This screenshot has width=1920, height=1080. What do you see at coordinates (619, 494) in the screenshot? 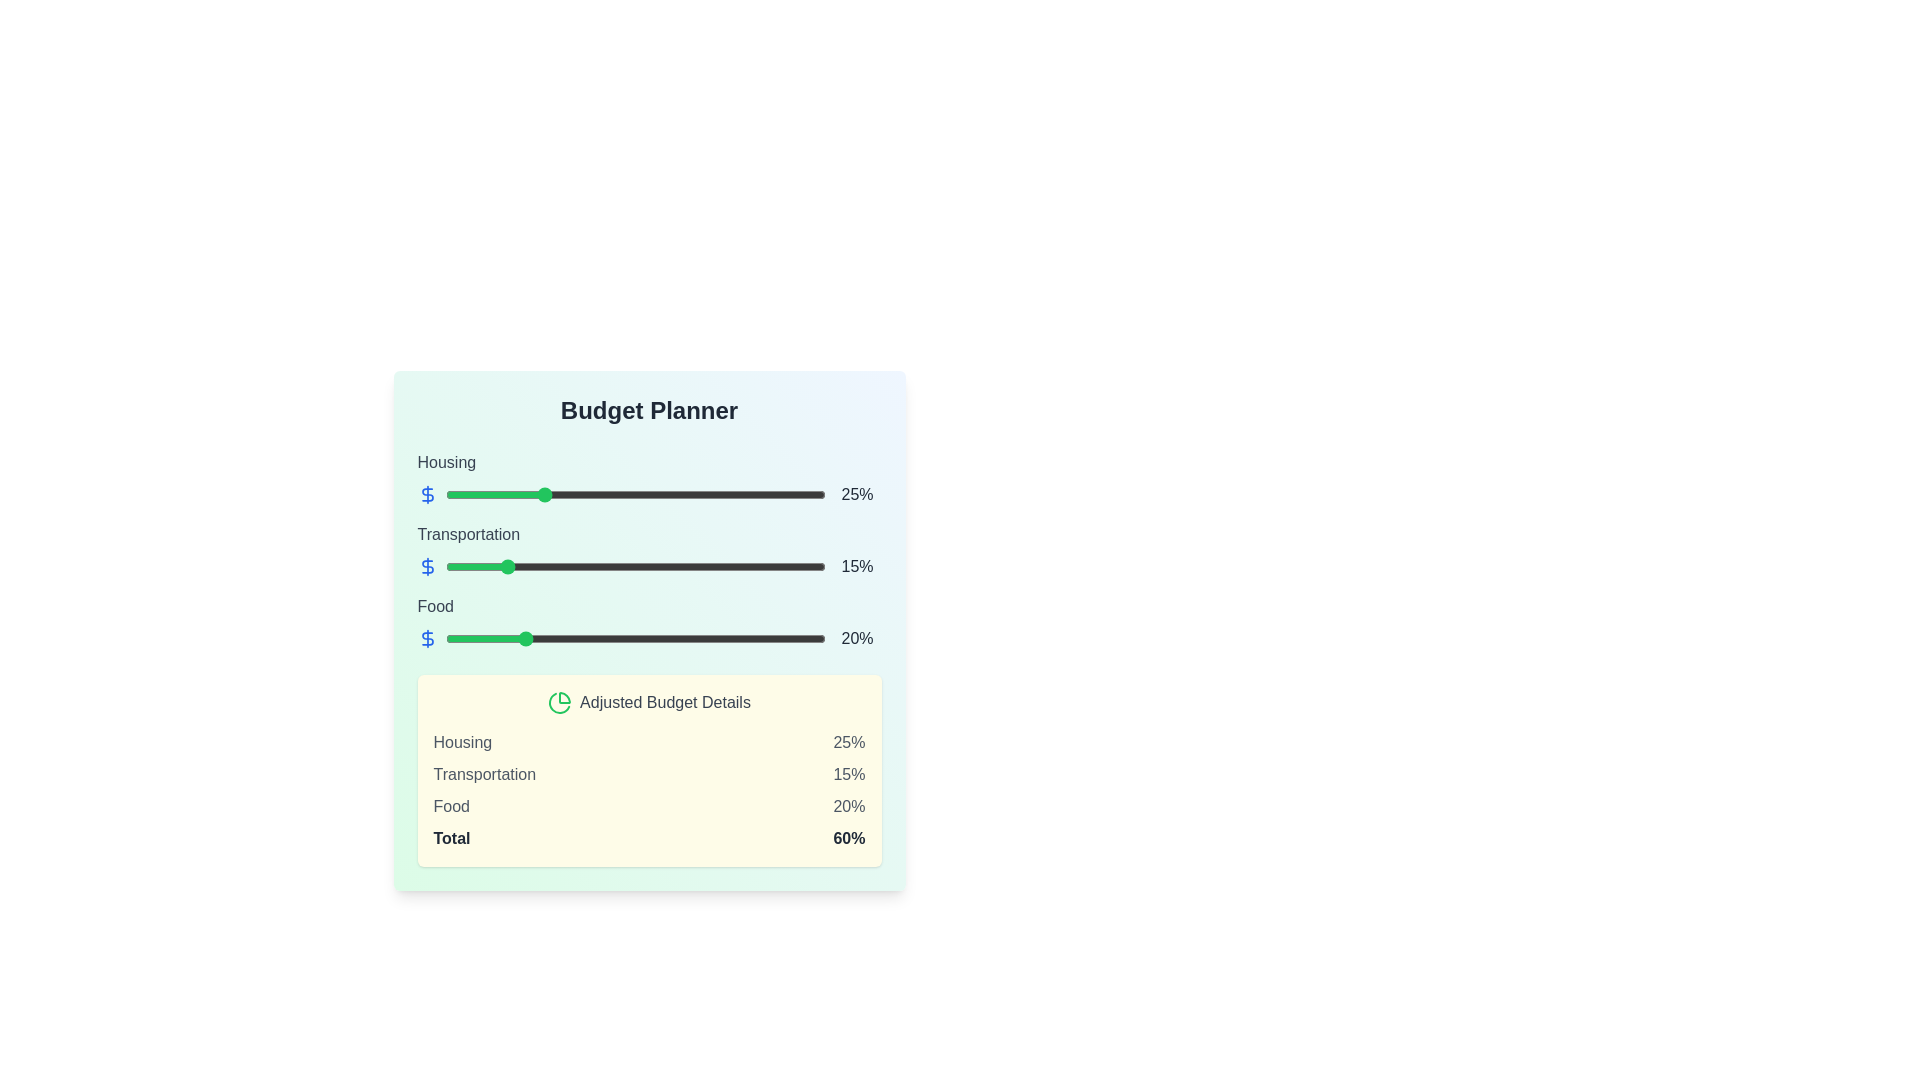
I see `the housing budget slider` at bounding box center [619, 494].